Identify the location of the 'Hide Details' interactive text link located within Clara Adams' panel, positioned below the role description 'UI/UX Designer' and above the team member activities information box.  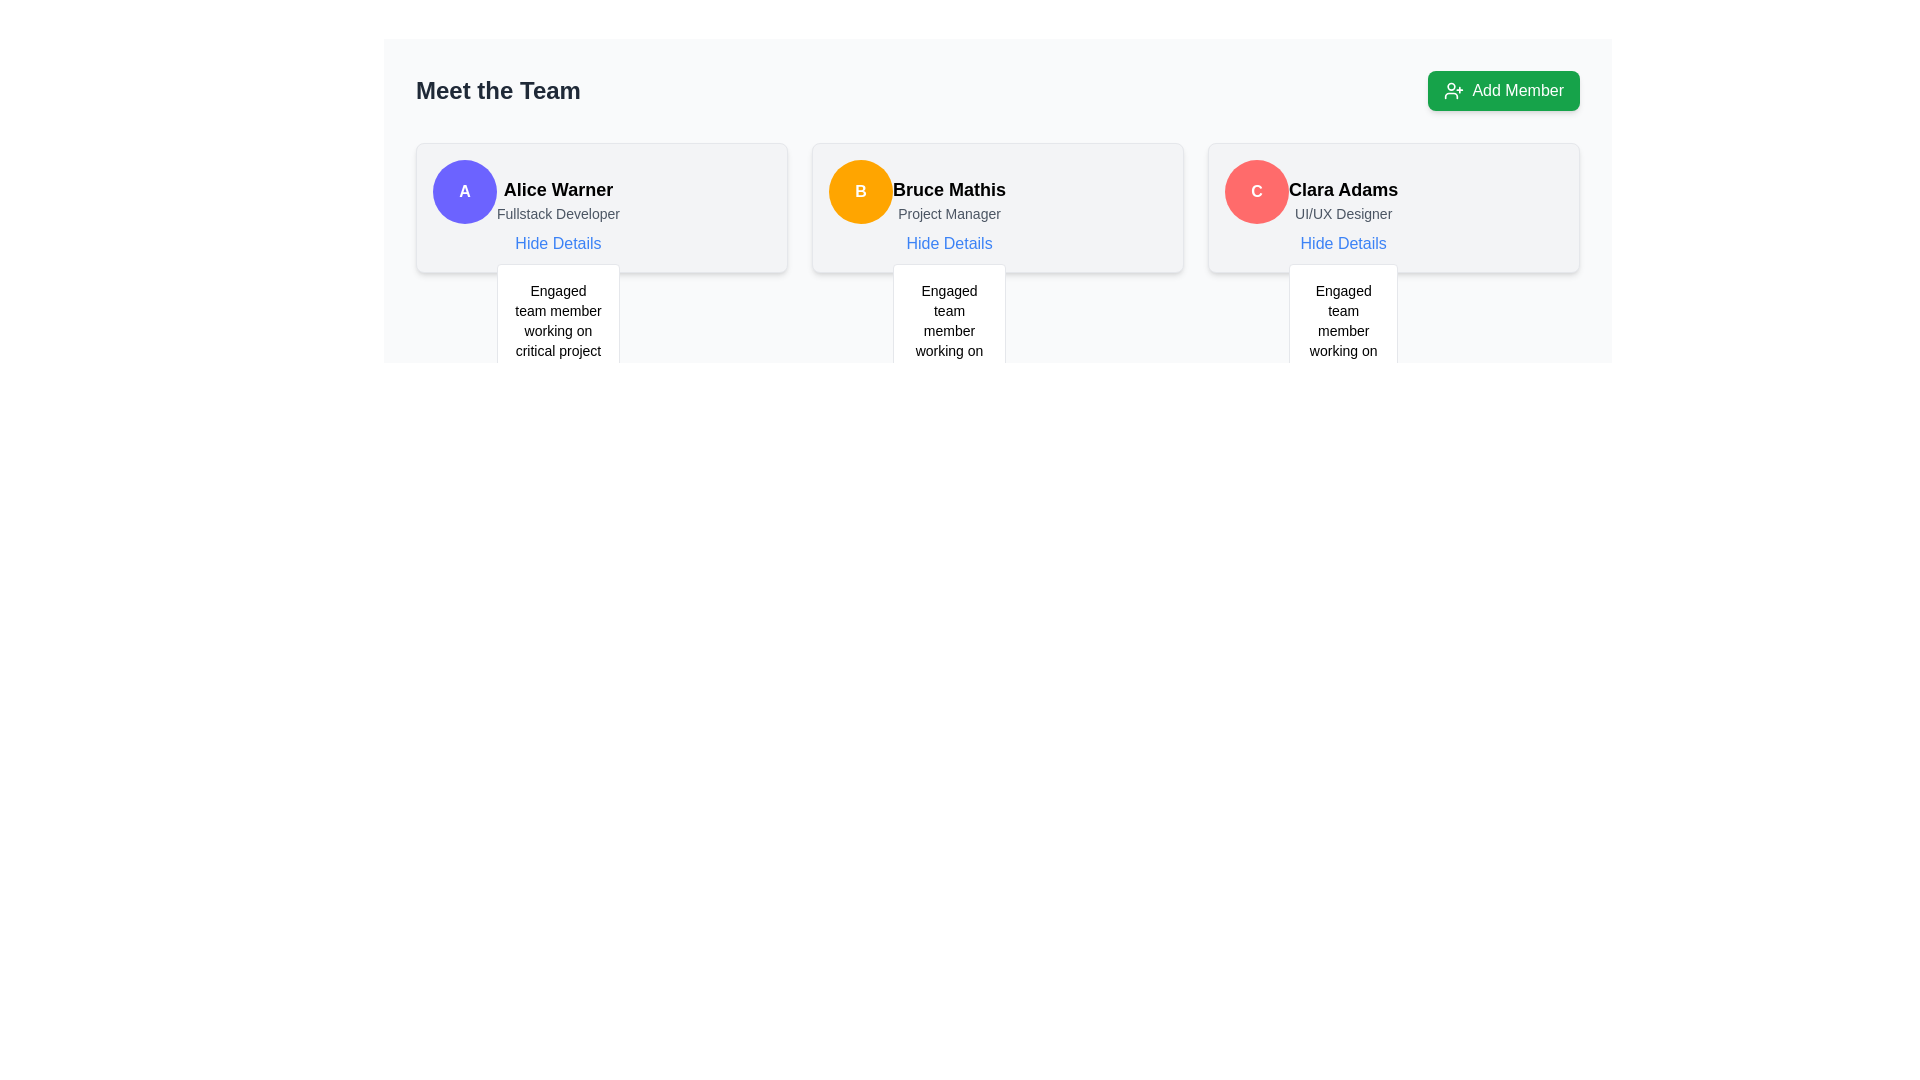
(1343, 242).